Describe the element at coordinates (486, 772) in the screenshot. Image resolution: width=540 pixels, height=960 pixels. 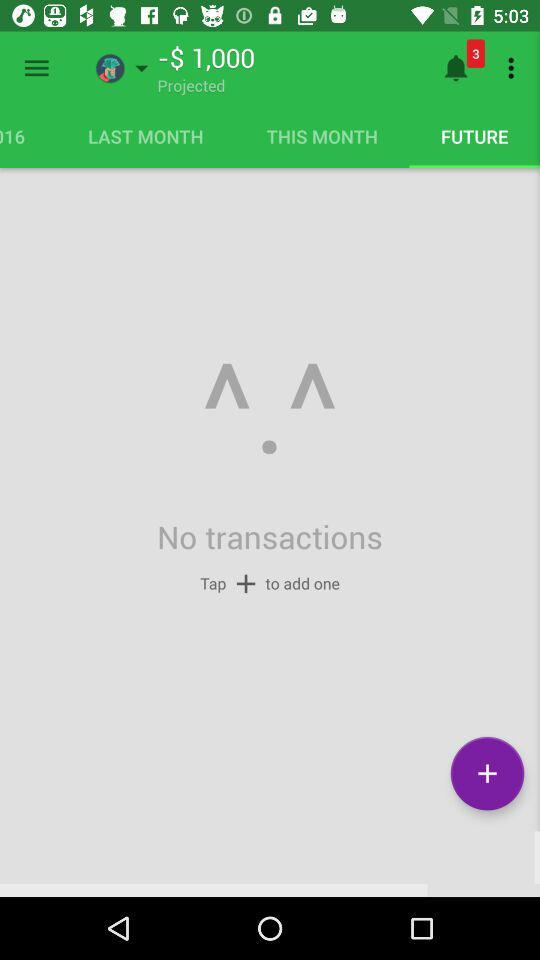
I see `plus icon` at that location.